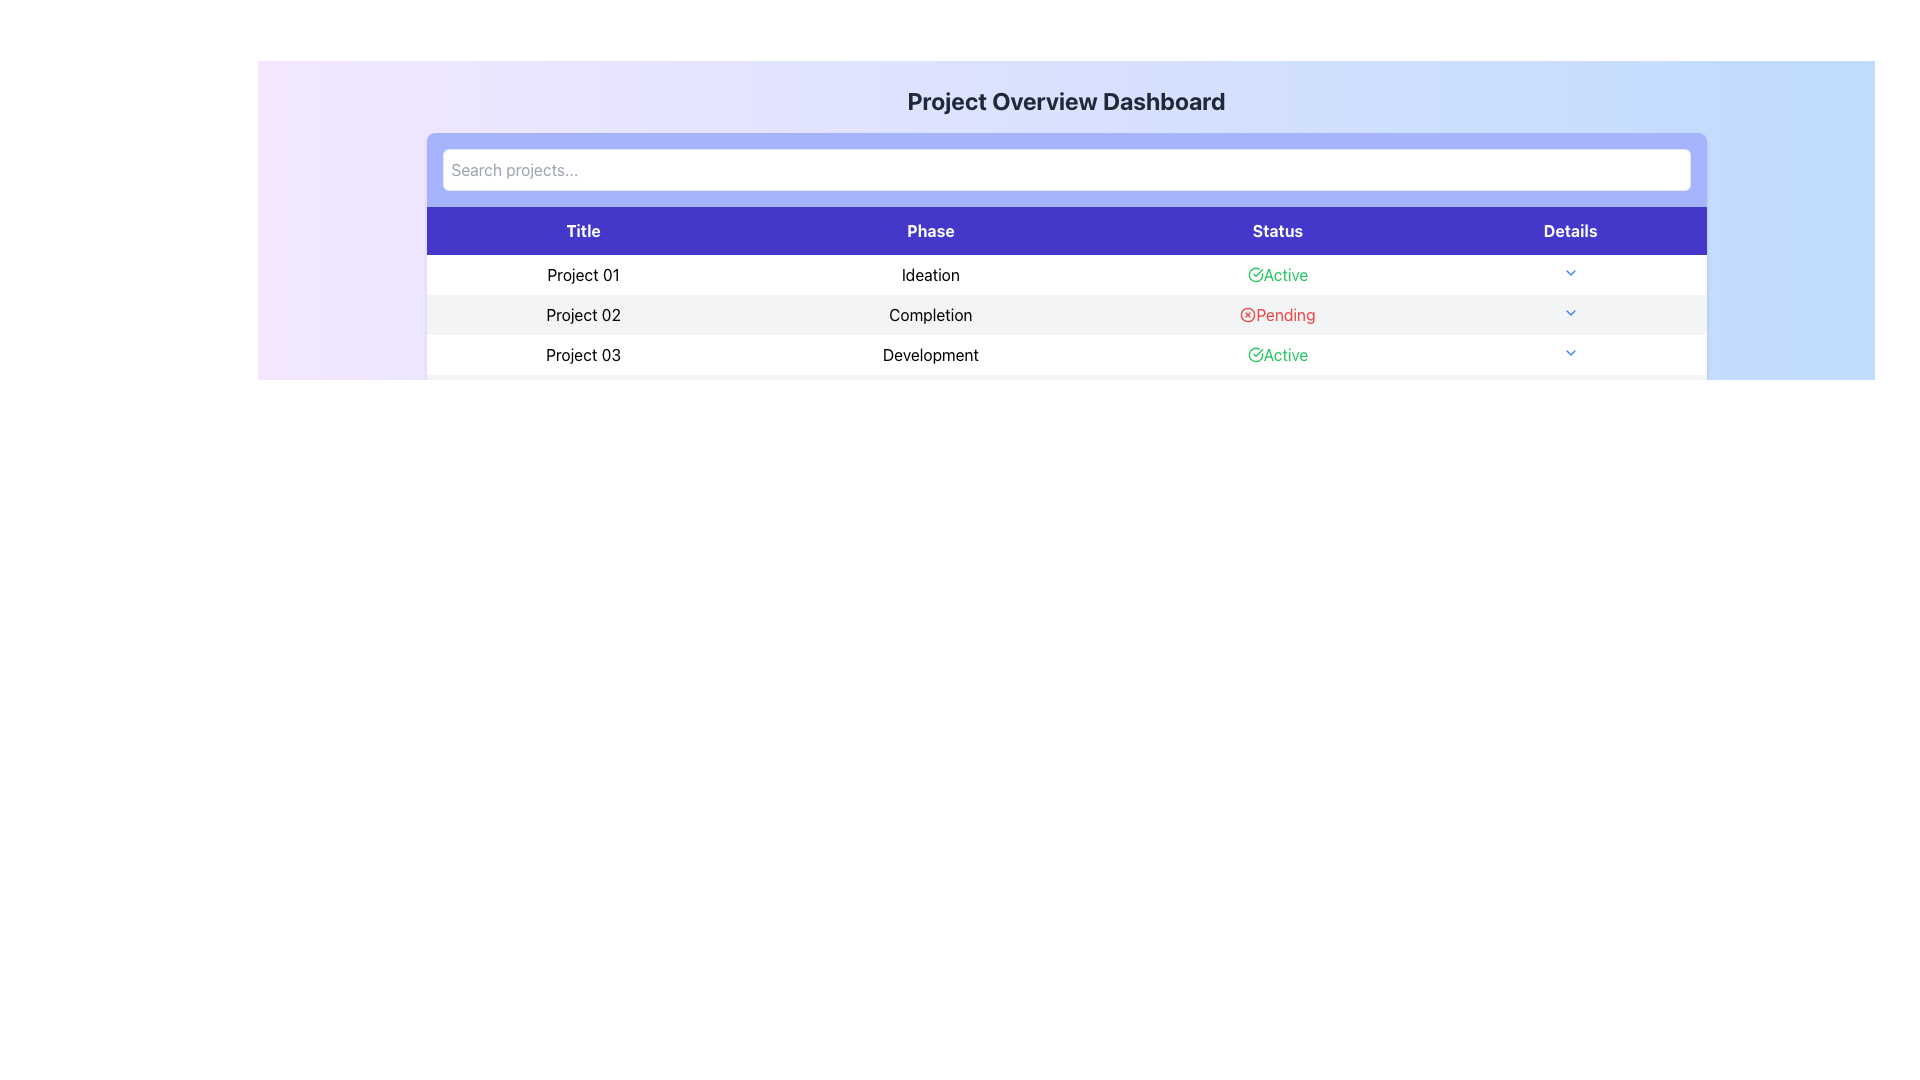 This screenshot has height=1080, width=1920. Describe the element at coordinates (582, 274) in the screenshot. I see `the static text label that serves as the title for the project in the first row under the 'Title' column of the table` at that location.